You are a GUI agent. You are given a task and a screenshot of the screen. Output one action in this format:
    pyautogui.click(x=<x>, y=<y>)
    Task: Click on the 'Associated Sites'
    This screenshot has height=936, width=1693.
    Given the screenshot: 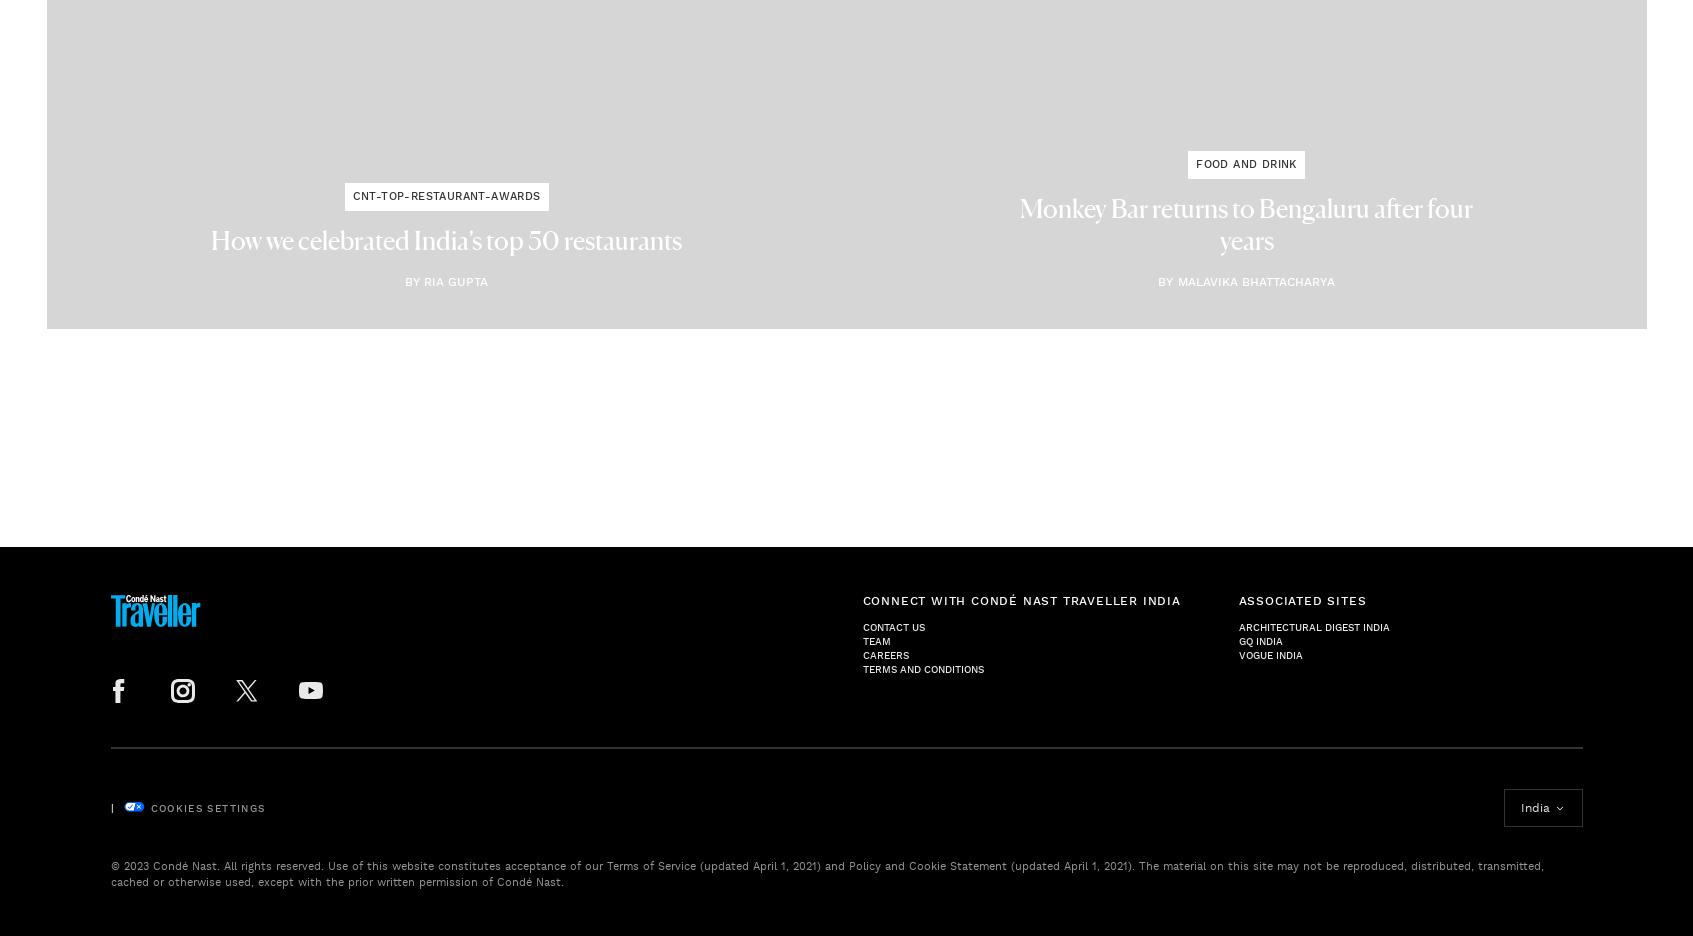 What is the action you would take?
    pyautogui.click(x=1301, y=599)
    